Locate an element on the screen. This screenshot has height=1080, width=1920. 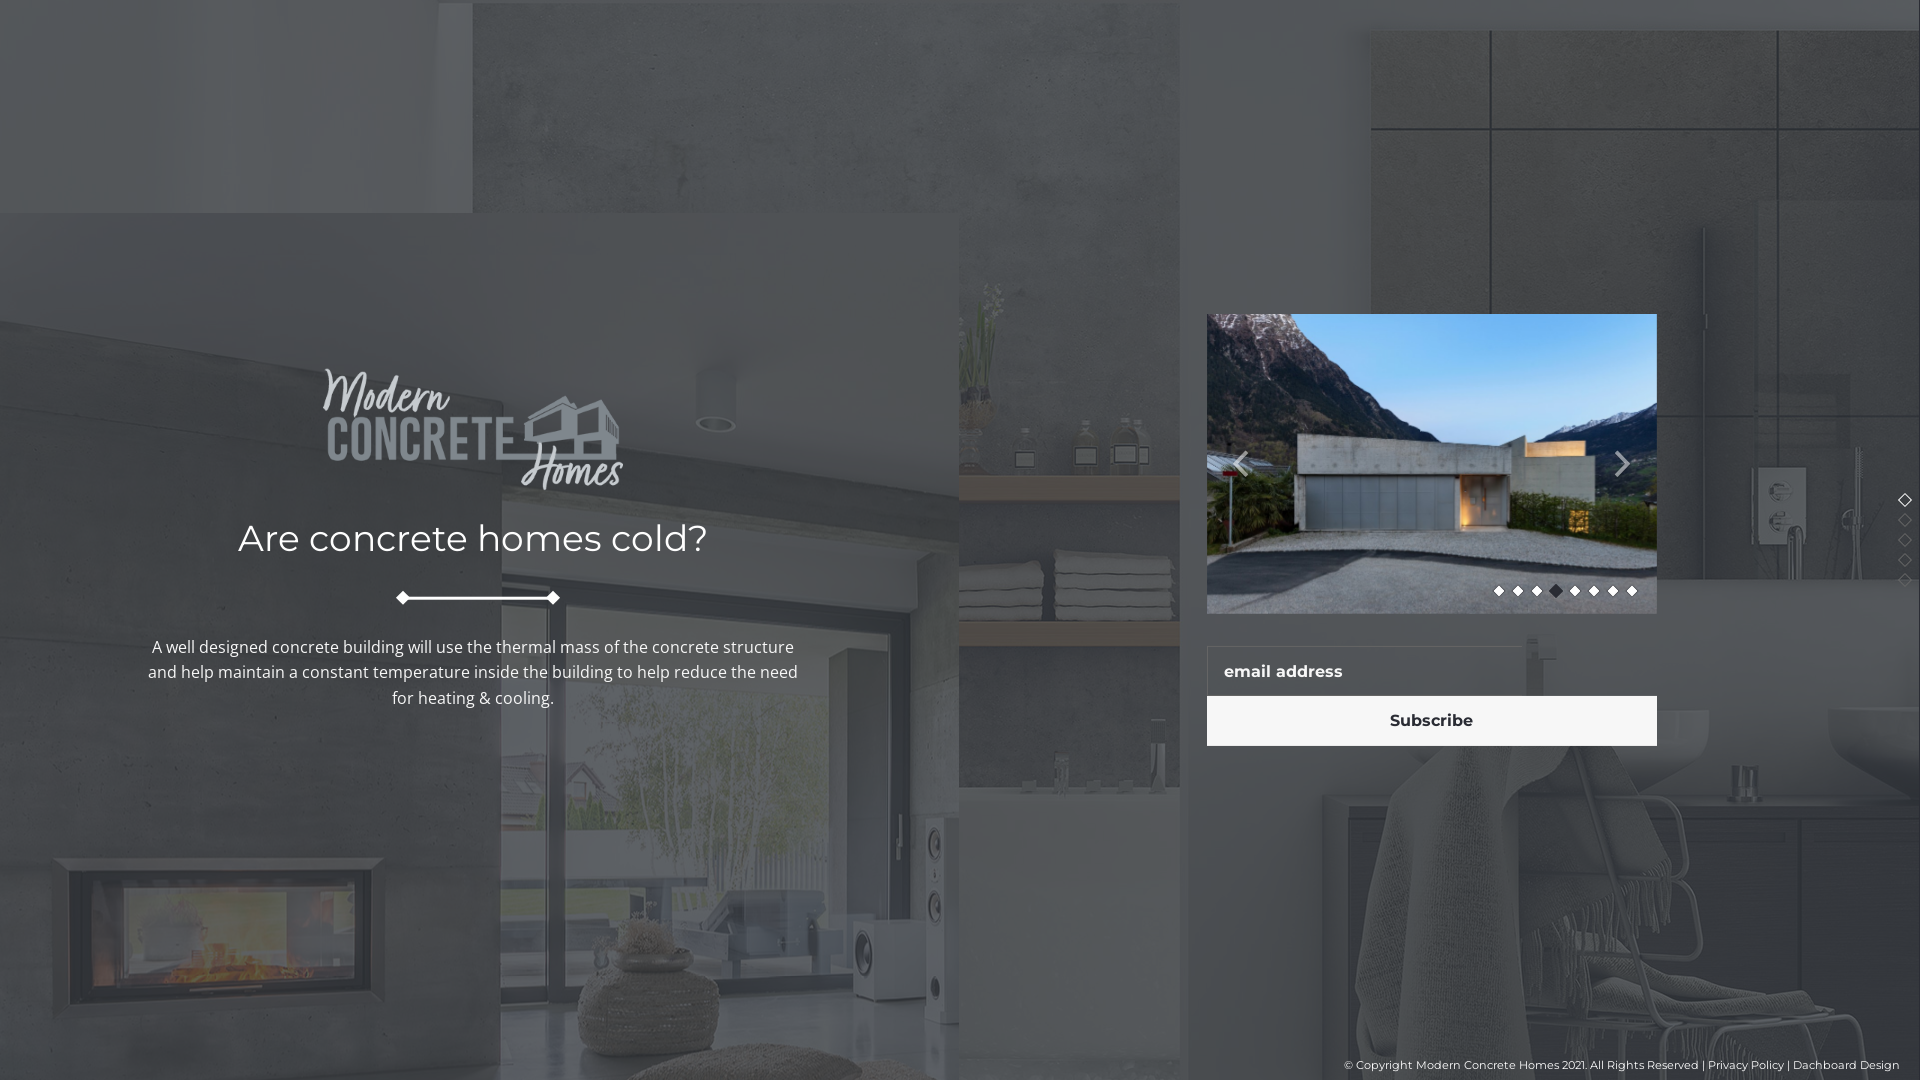
'Dachboard Design' is located at coordinates (1845, 1063).